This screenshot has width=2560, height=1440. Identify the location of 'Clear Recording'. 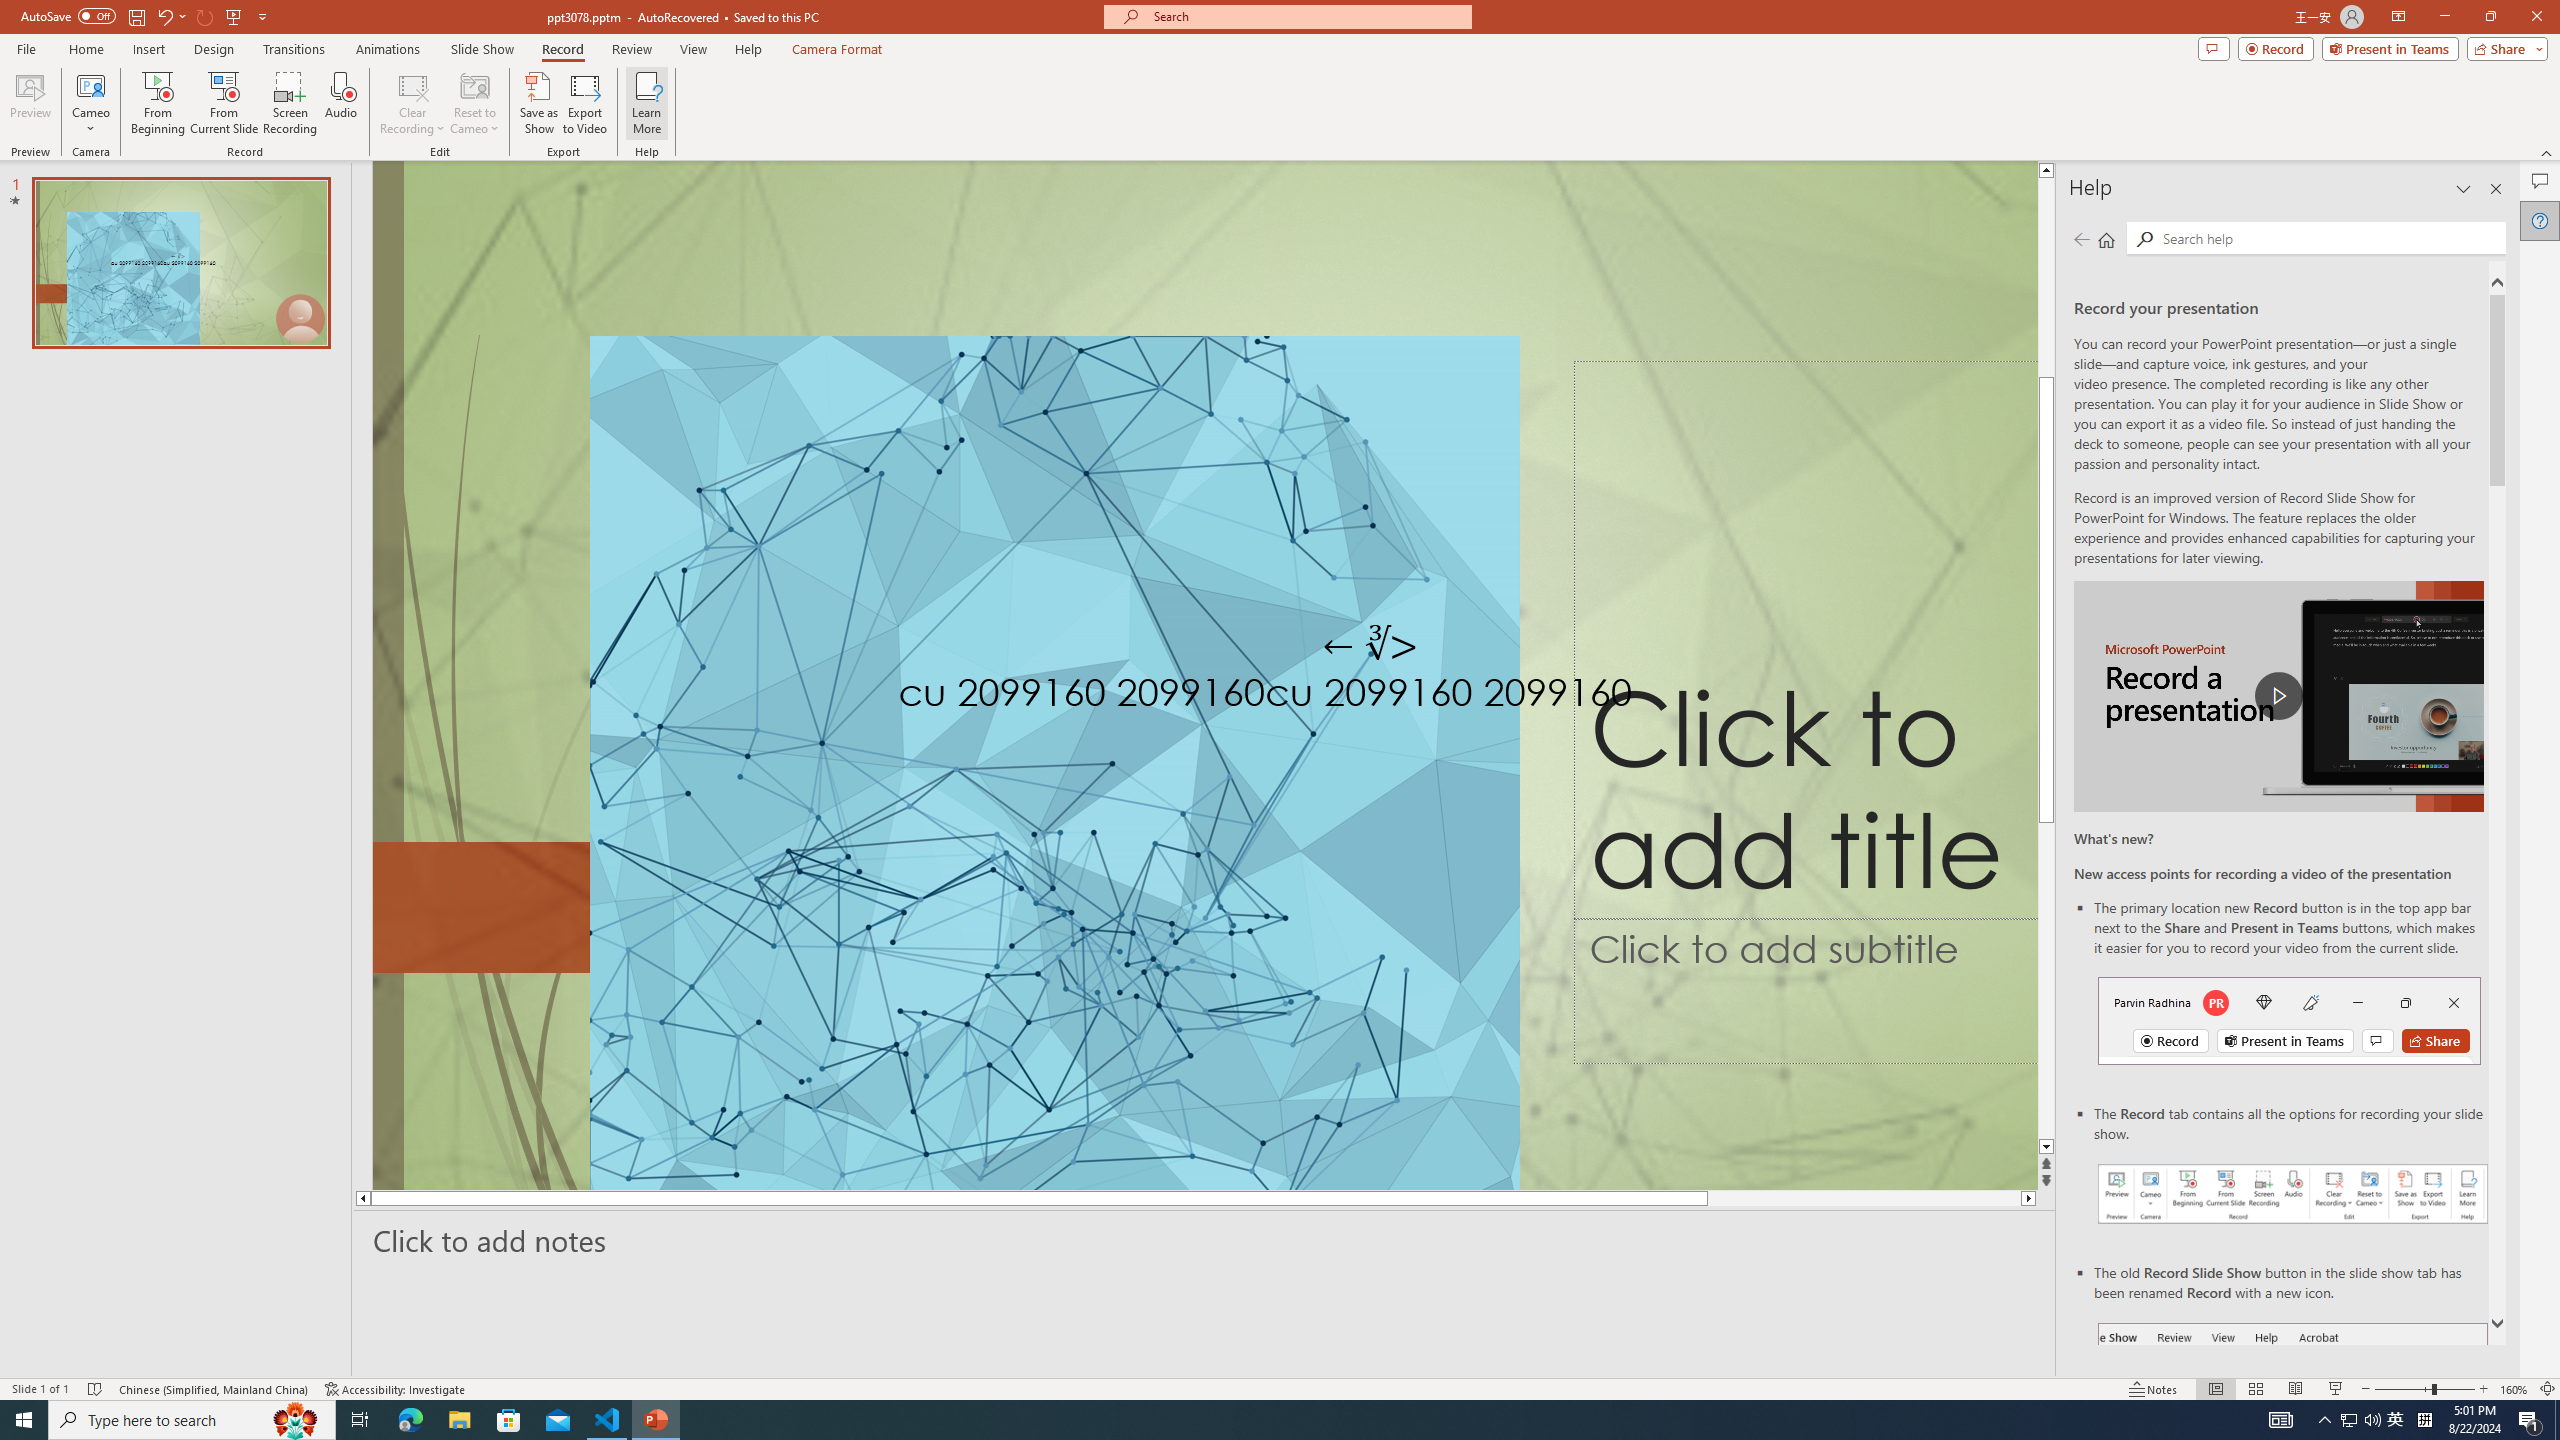
(412, 103).